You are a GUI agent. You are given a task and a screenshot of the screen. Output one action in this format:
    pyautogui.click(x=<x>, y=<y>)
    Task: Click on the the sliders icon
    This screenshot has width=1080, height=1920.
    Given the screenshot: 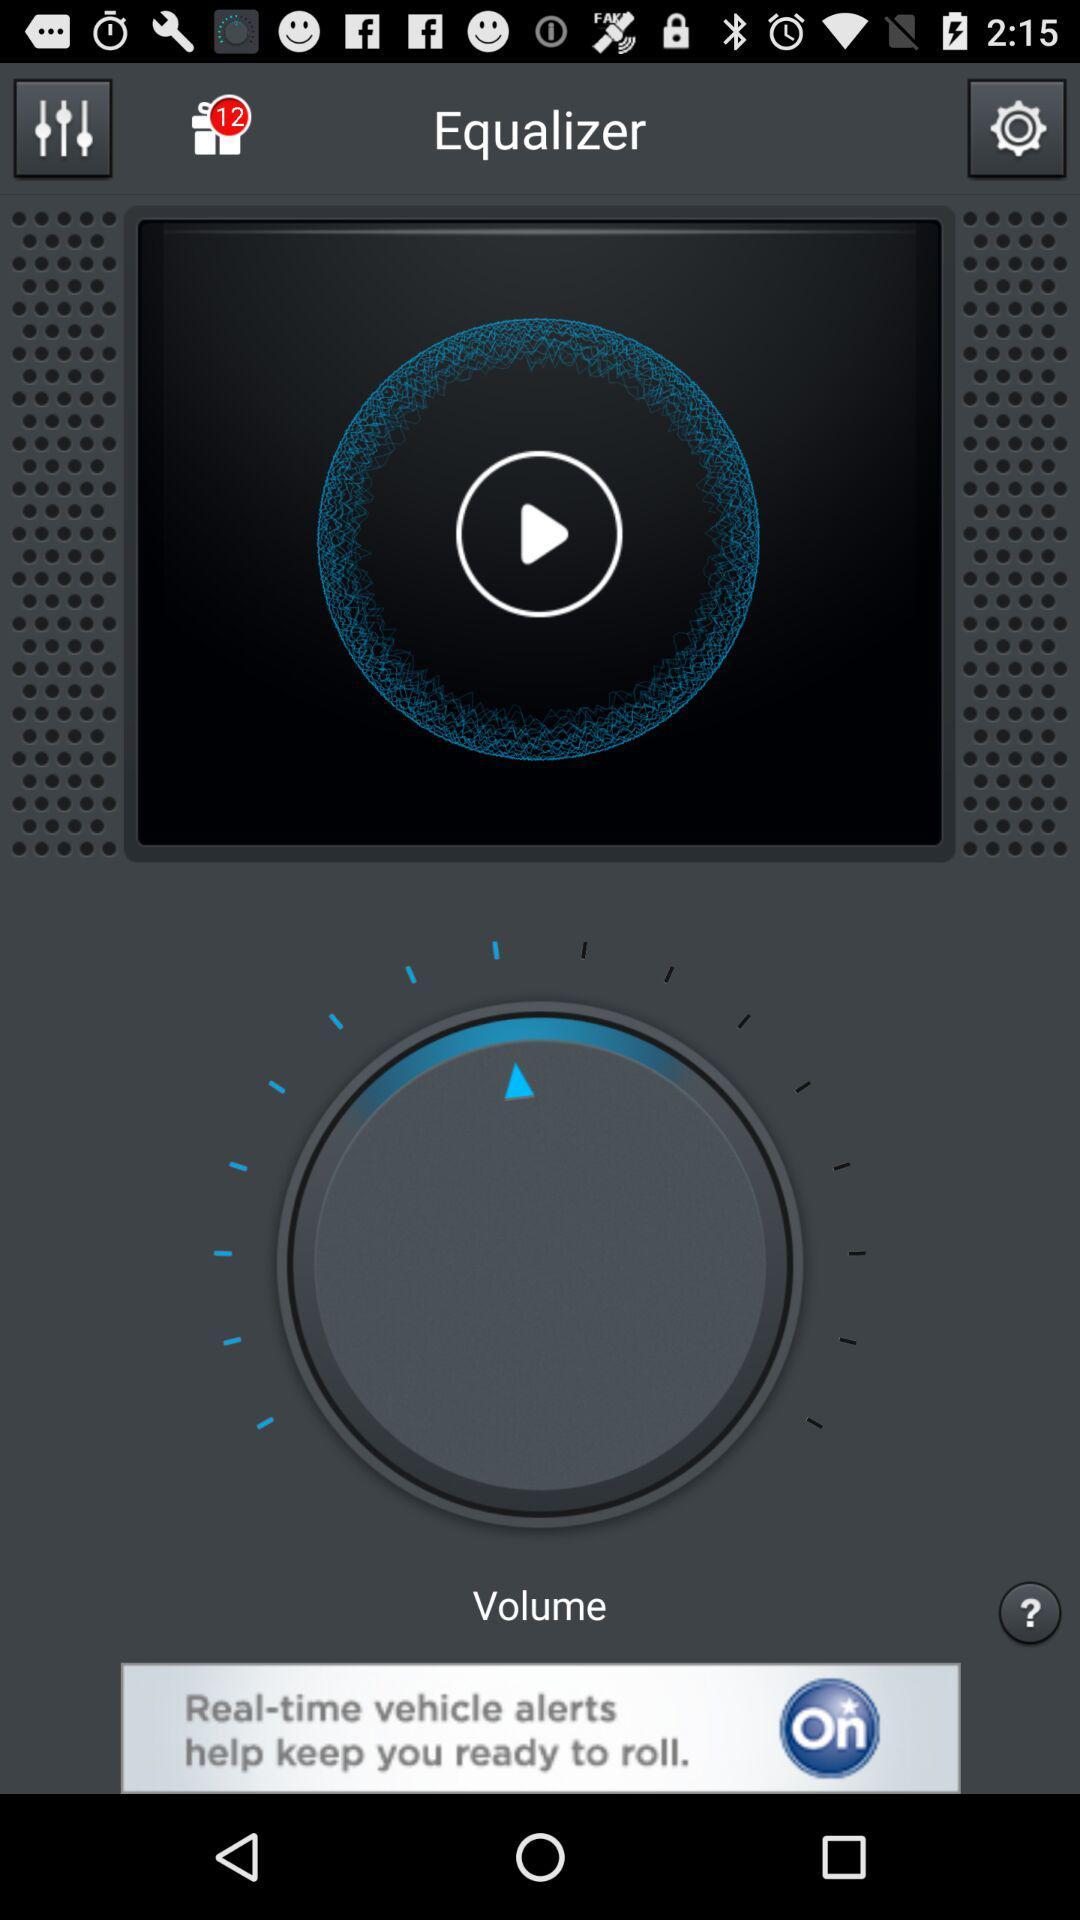 What is the action you would take?
    pyautogui.click(x=61, y=136)
    